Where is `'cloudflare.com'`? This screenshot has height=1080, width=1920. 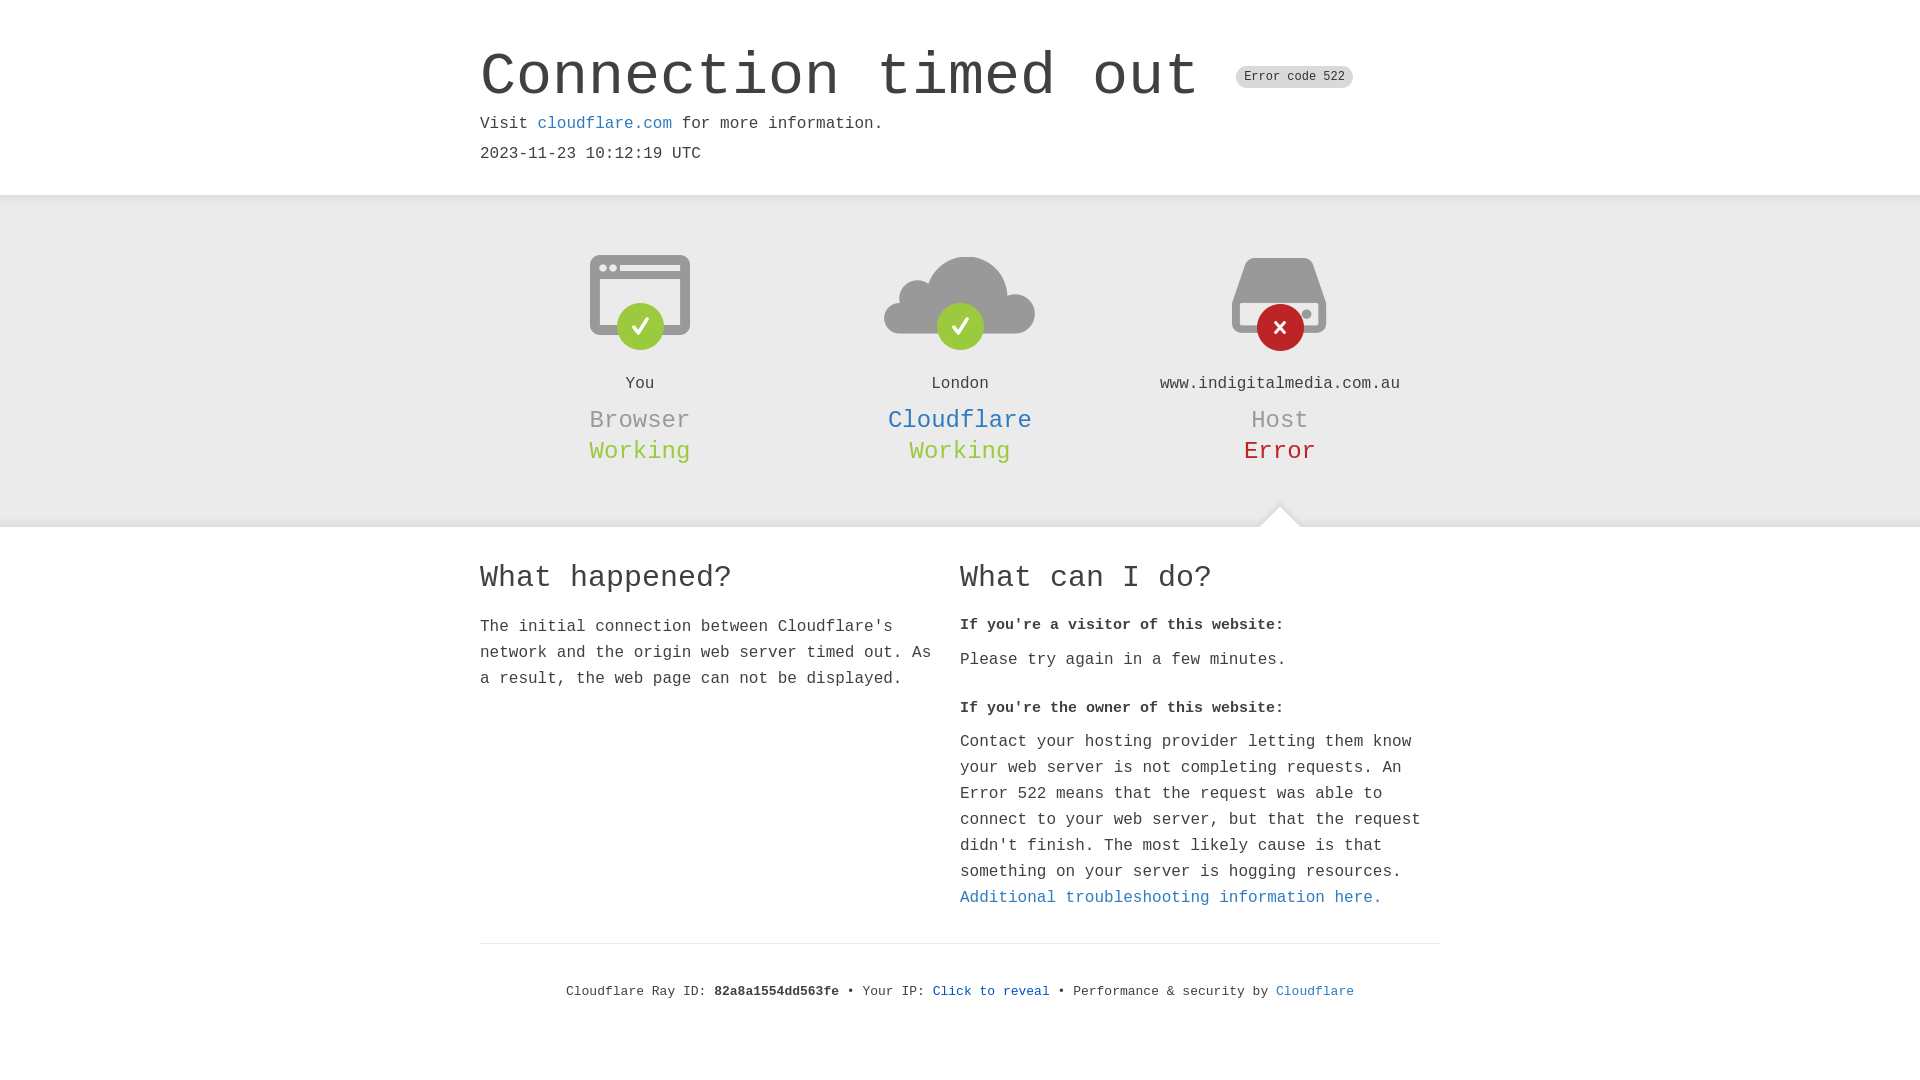
'cloudflare.com' is located at coordinates (603, 123).